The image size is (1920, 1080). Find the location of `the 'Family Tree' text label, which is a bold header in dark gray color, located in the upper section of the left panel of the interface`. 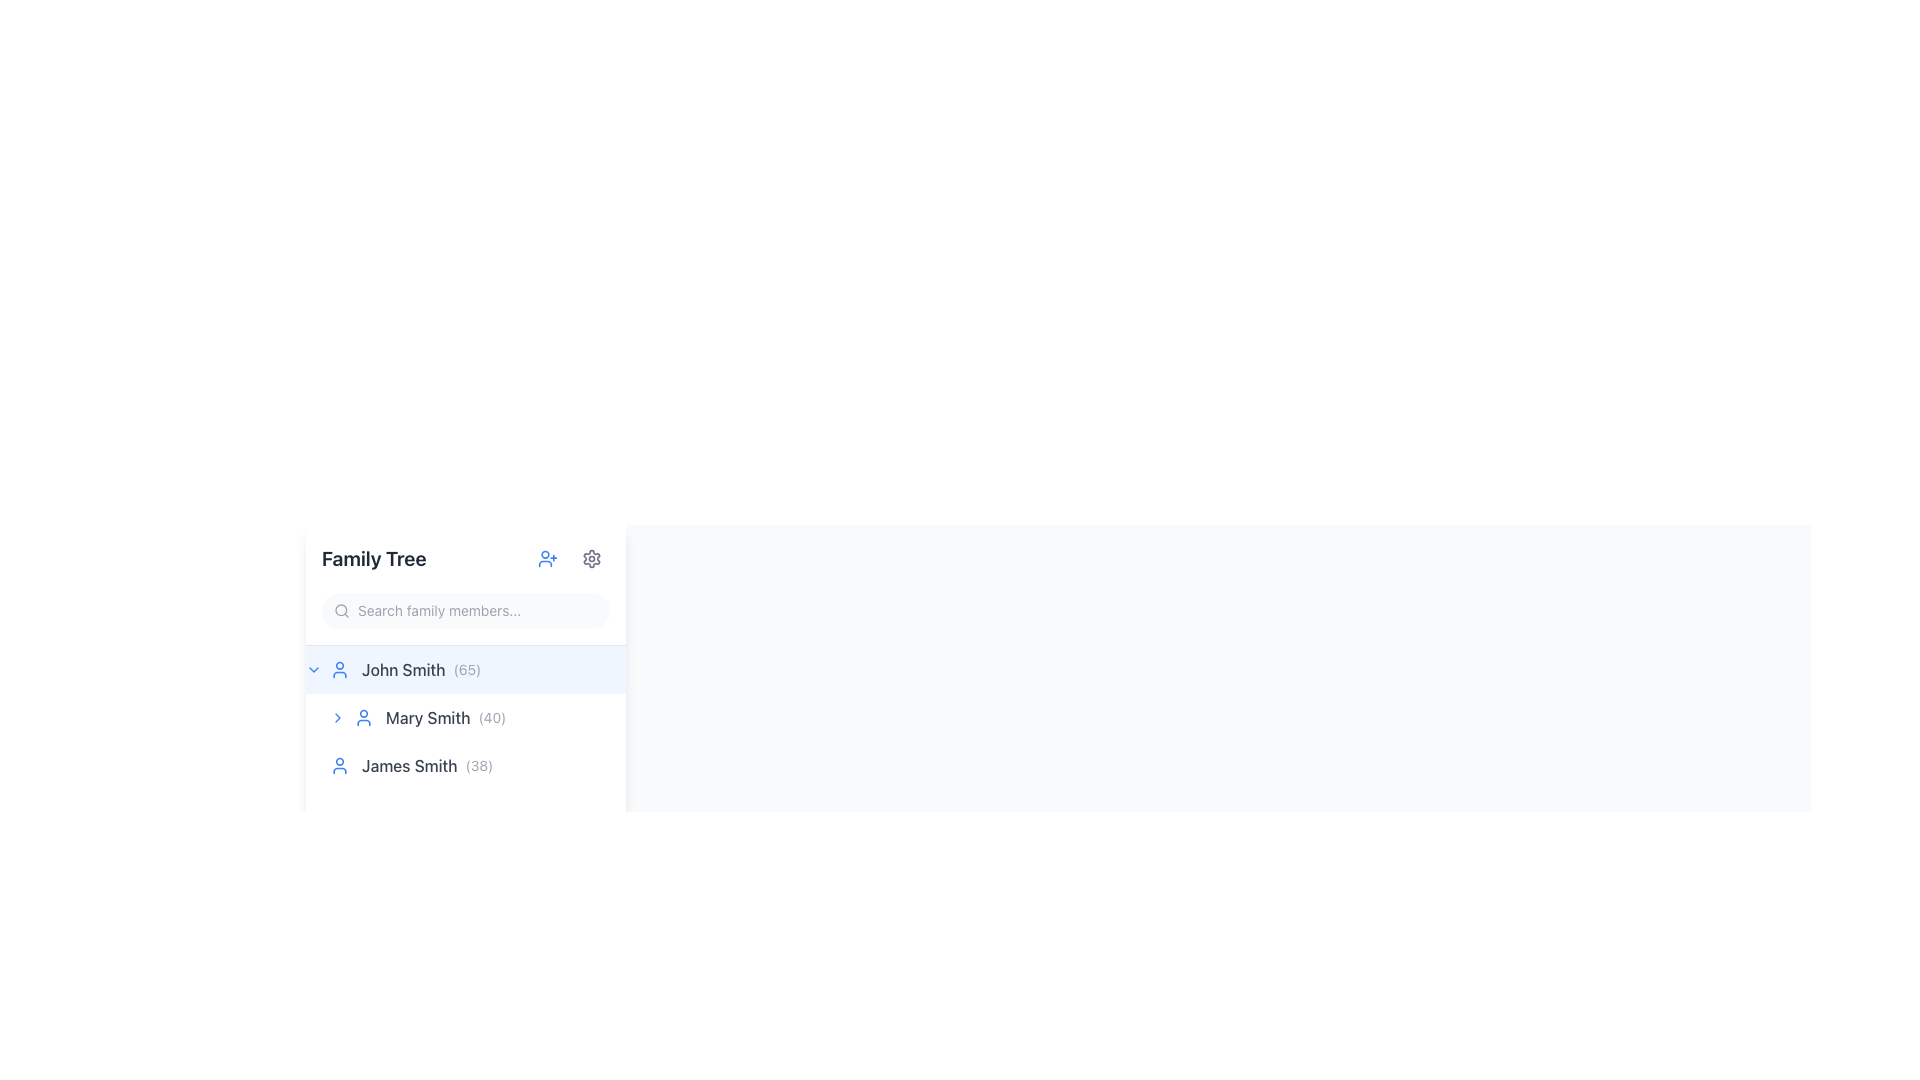

the 'Family Tree' text label, which is a bold header in dark gray color, located in the upper section of the left panel of the interface is located at coordinates (374, 559).